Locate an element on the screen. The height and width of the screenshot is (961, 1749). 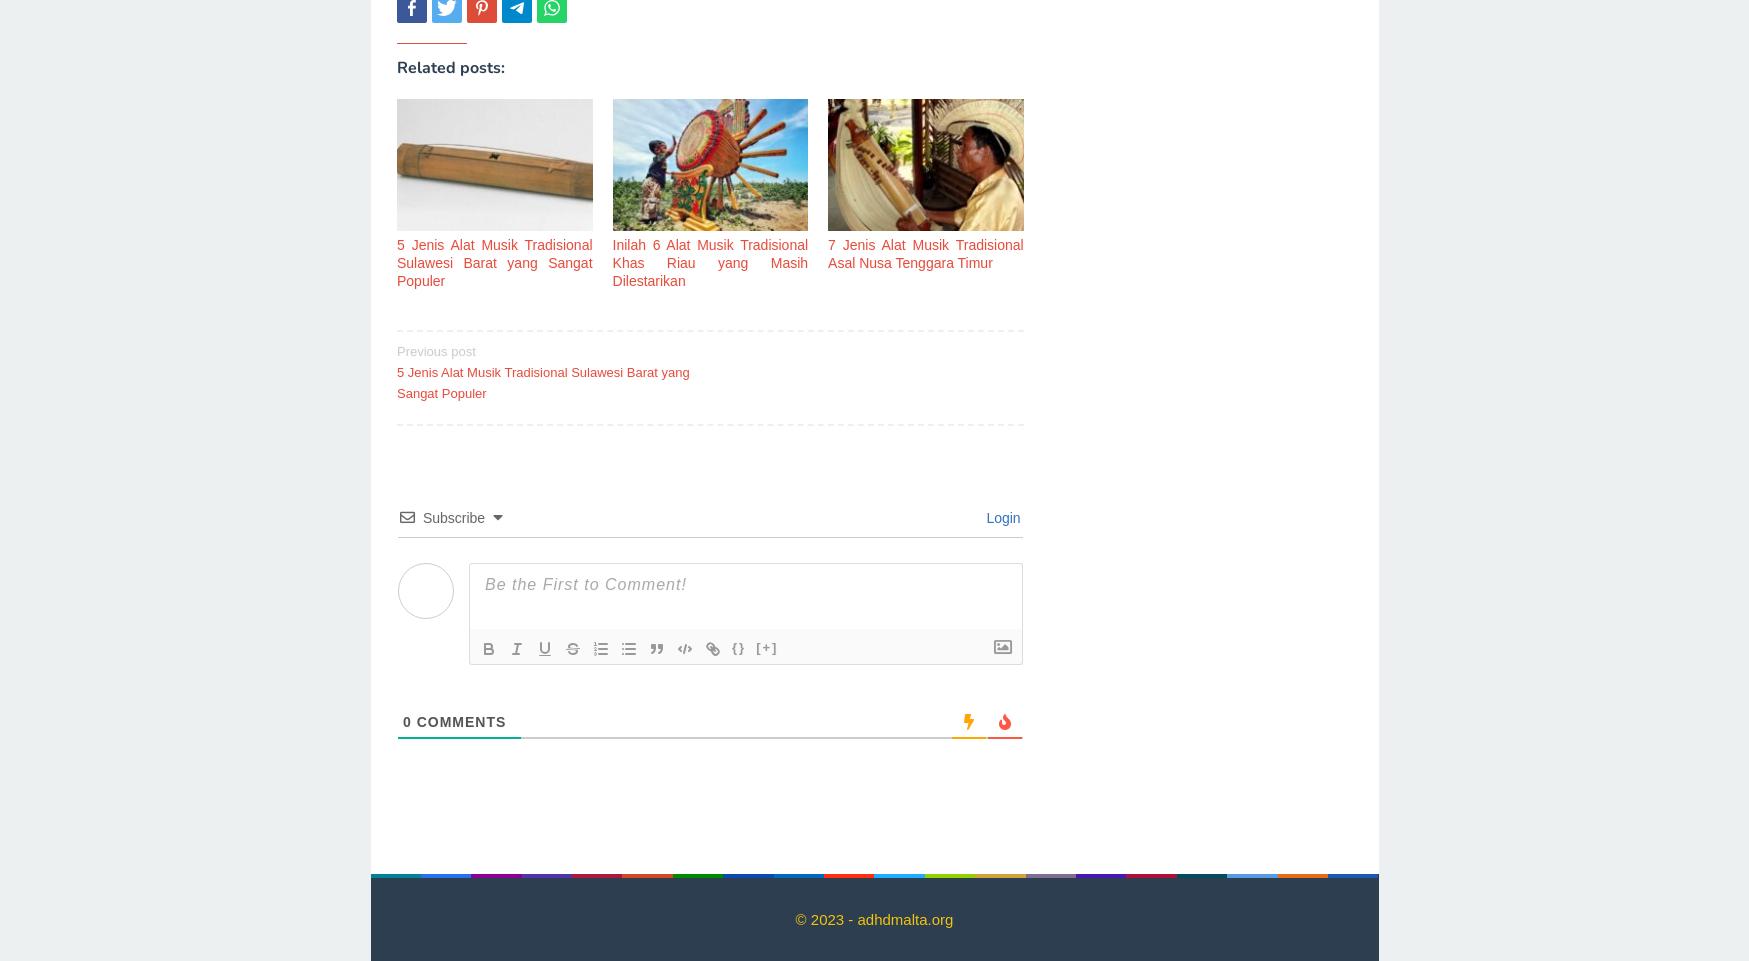
'© 2023 - adhdmalta.org' is located at coordinates (872, 919).